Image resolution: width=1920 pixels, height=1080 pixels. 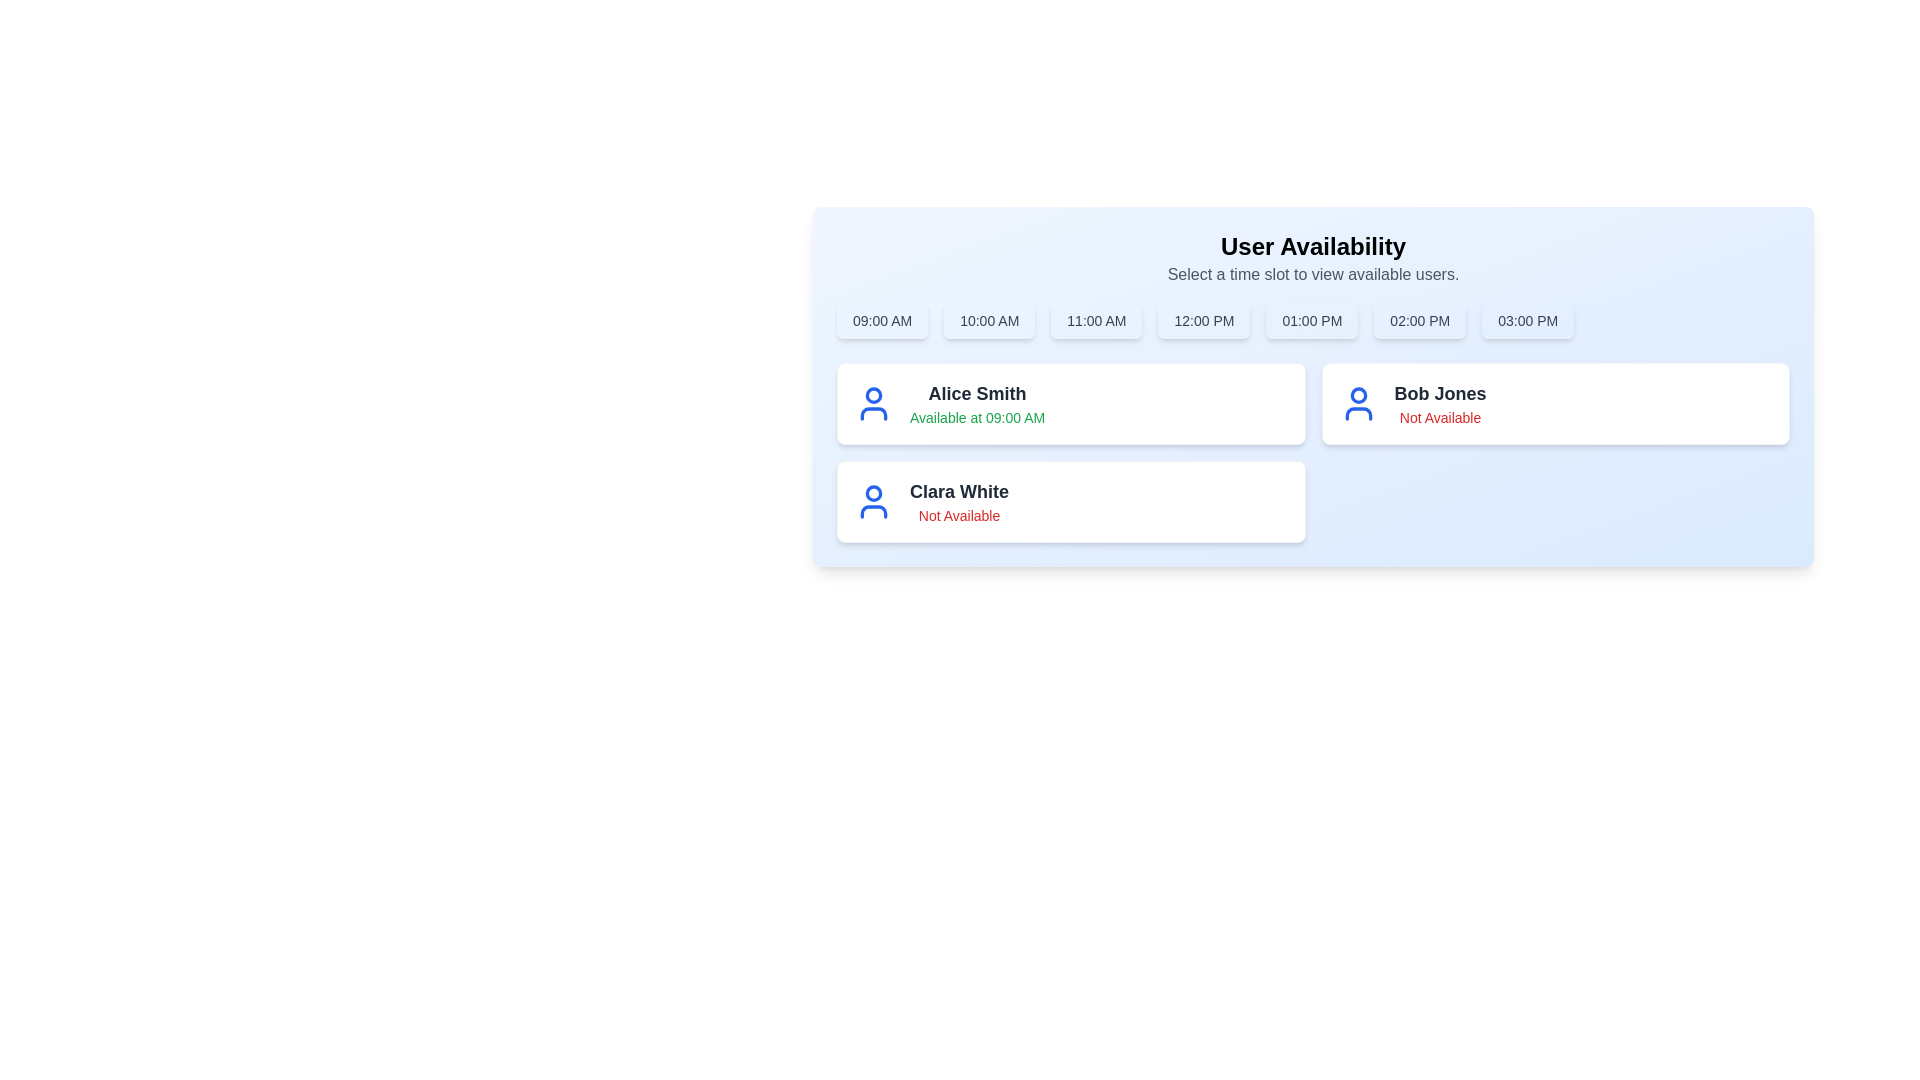 What do you see at coordinates (1095, 319) in the screenshot?
I see `the rectangular button labeled '11:00 AM'` at bounding box center [1095, 319].